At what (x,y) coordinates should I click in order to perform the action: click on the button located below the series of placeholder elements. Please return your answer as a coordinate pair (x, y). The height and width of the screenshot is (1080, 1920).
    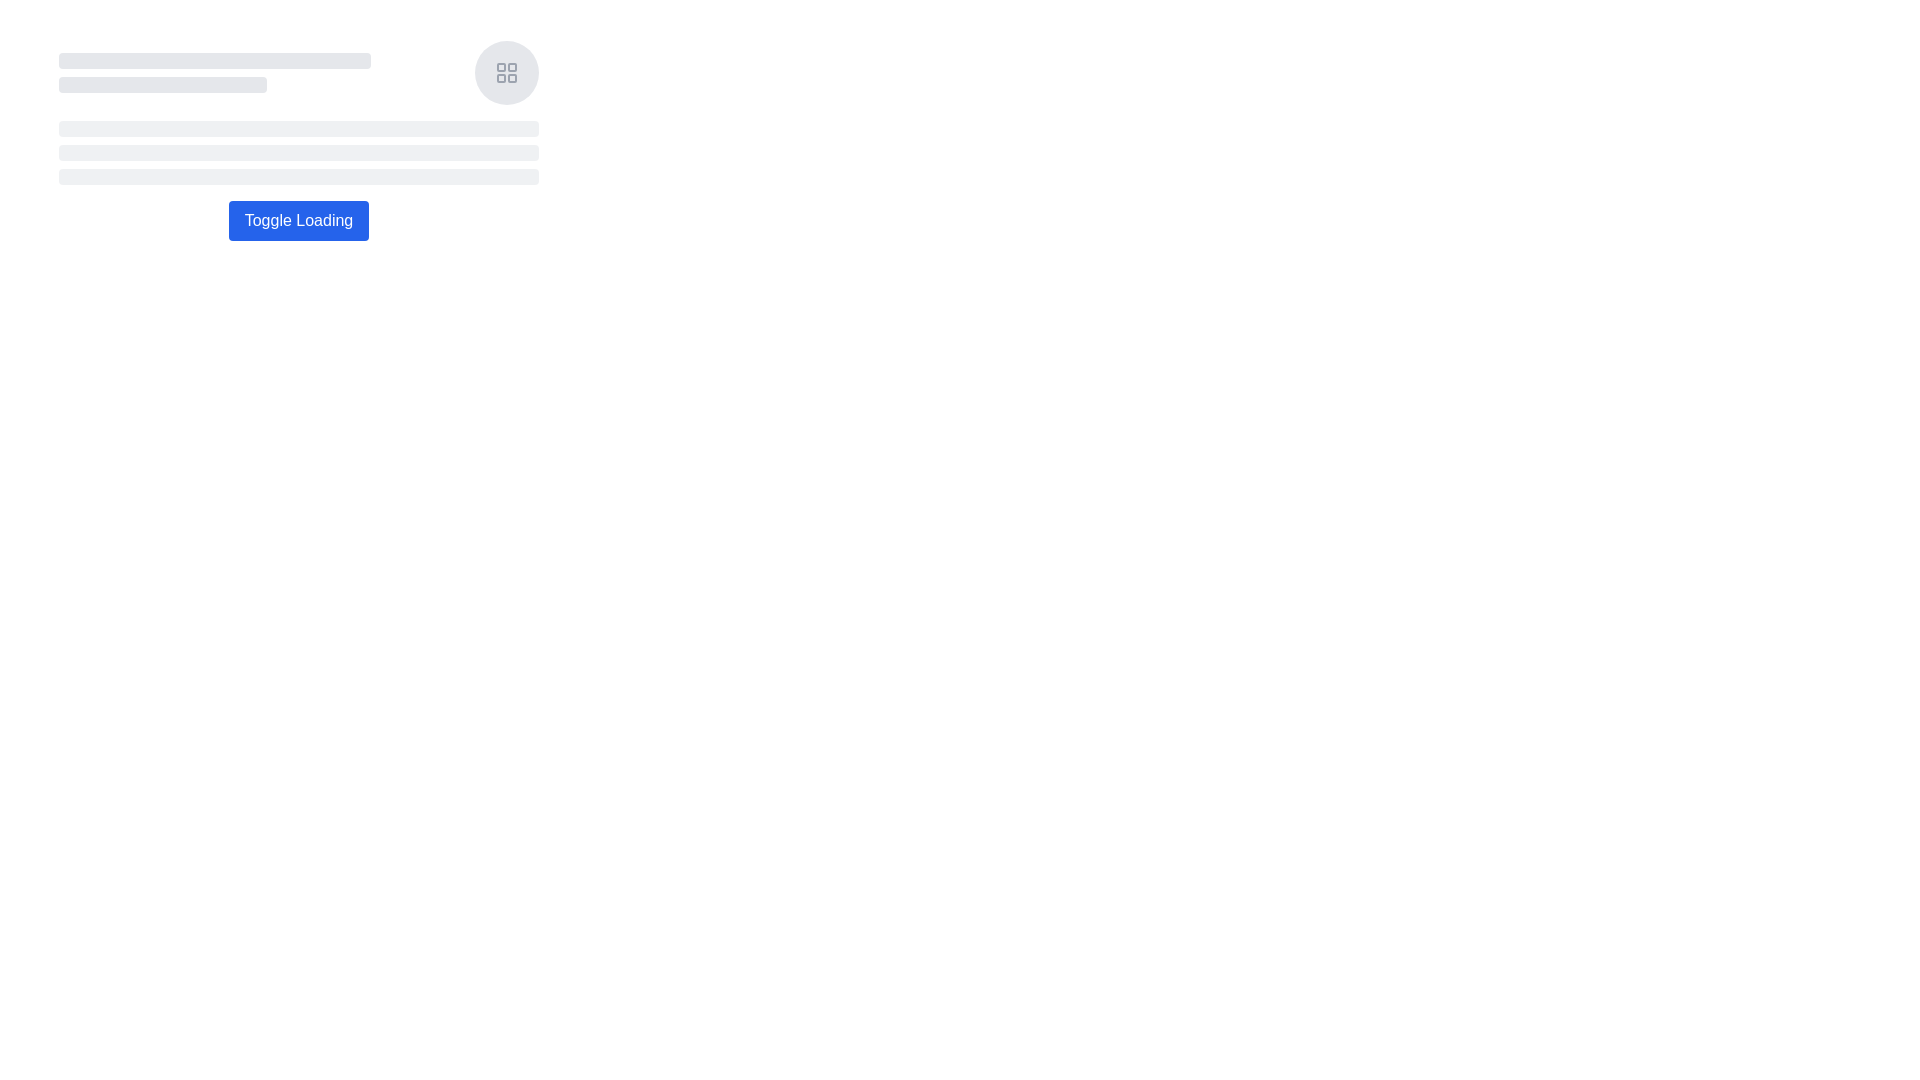
    Looking at the image, I should click on (297, 220).